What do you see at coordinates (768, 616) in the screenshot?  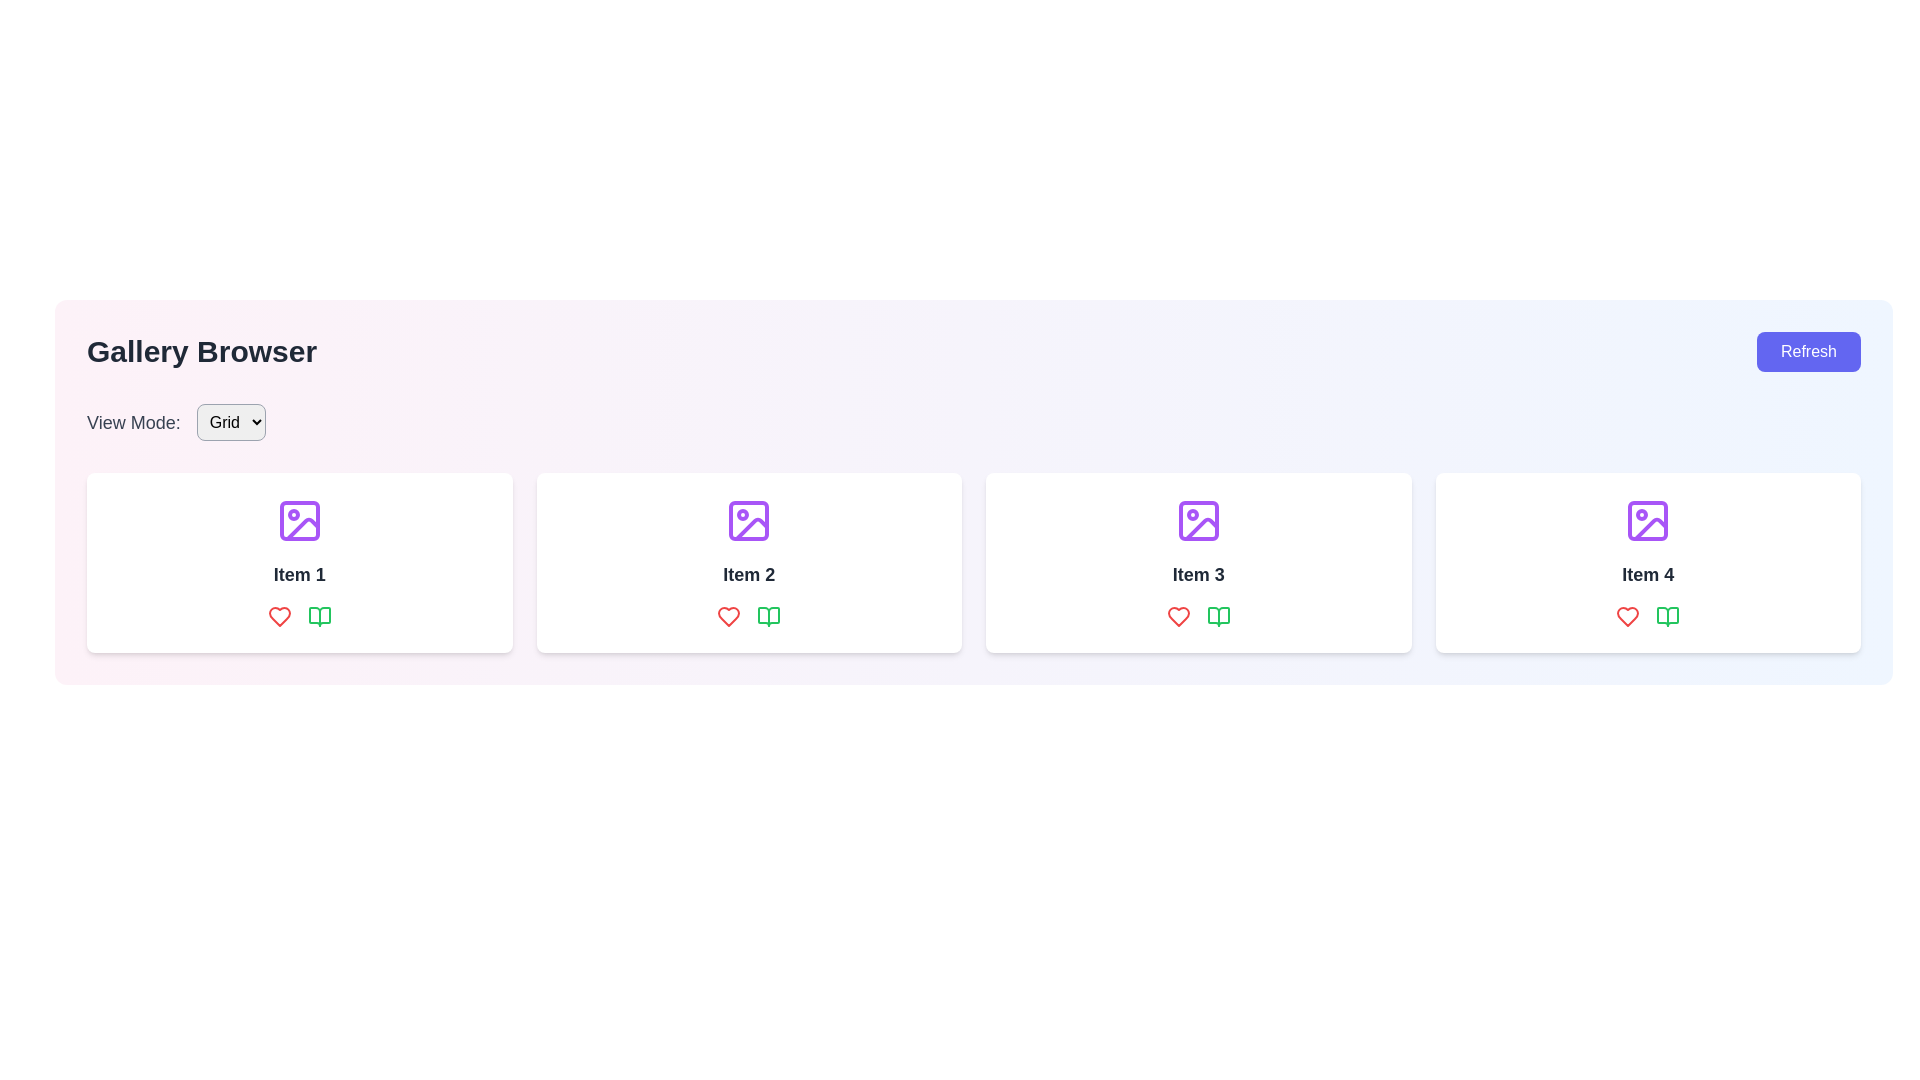 I see `the second icon in the horizontal group under the card labeled 'Item 2', which is positioned immediately to the right of the heart-shaped red icon` at bounding box center [768, 616].